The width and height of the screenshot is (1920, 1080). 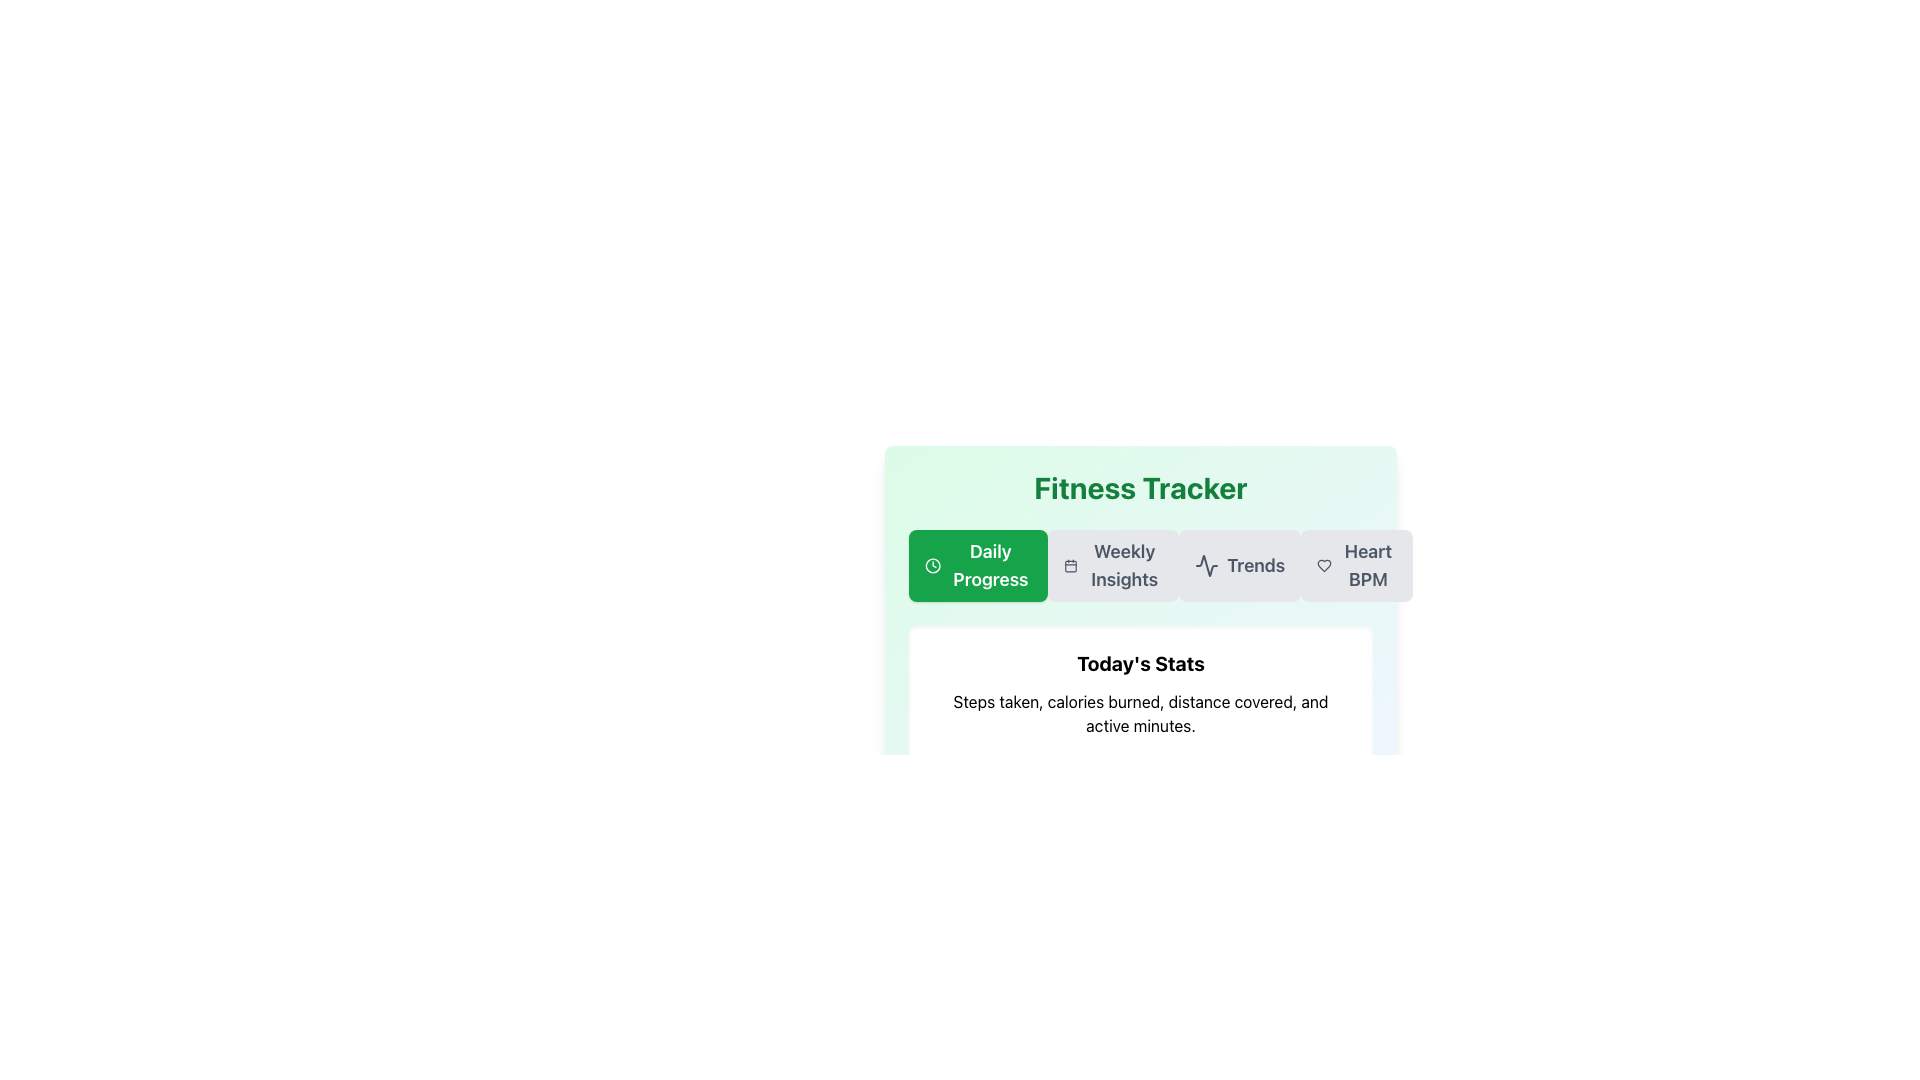 What do you see at coordinates (1324, 566) in the screenshot?
I see `the heart-related metrics icon located in the 'Heart BPM' section of the top navigation bar on the dashboard` at bounding box center [1324, 566].